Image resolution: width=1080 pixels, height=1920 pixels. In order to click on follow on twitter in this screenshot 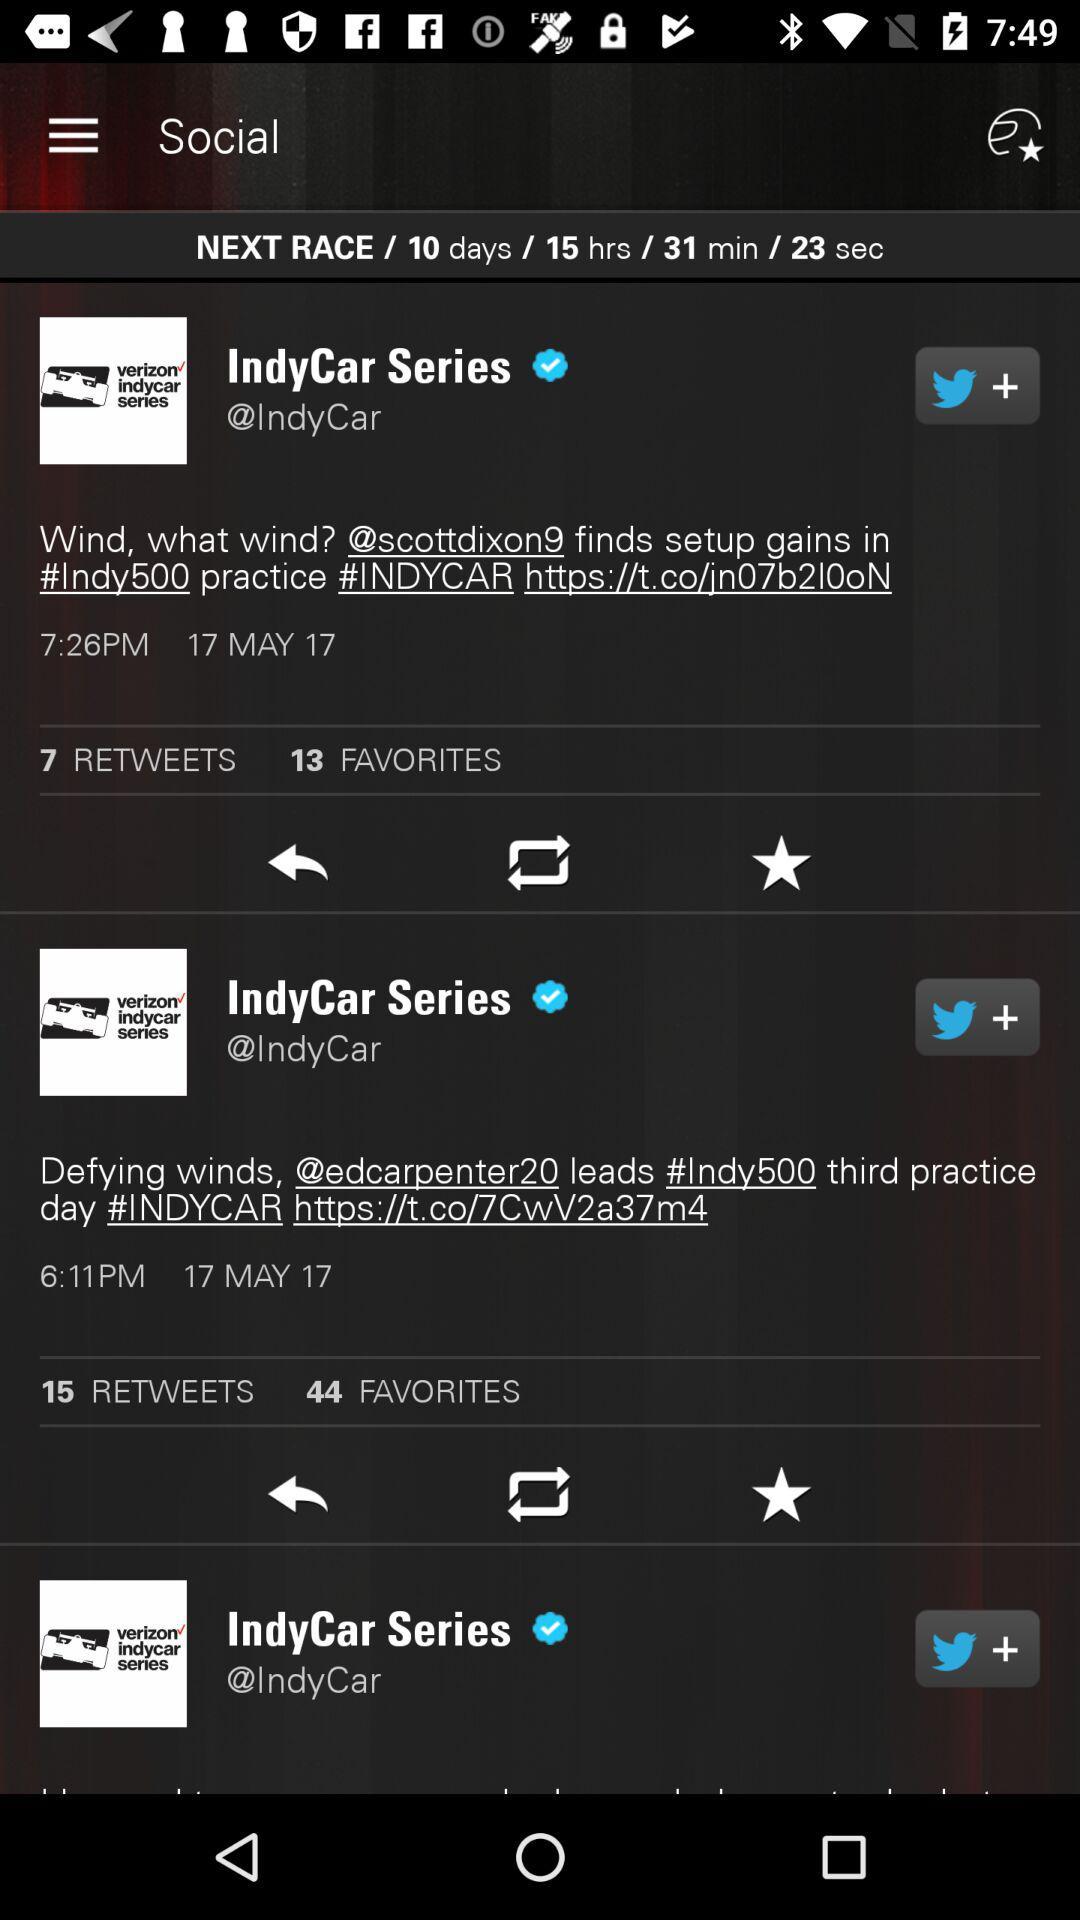, I will do `click(976, 1017)`.